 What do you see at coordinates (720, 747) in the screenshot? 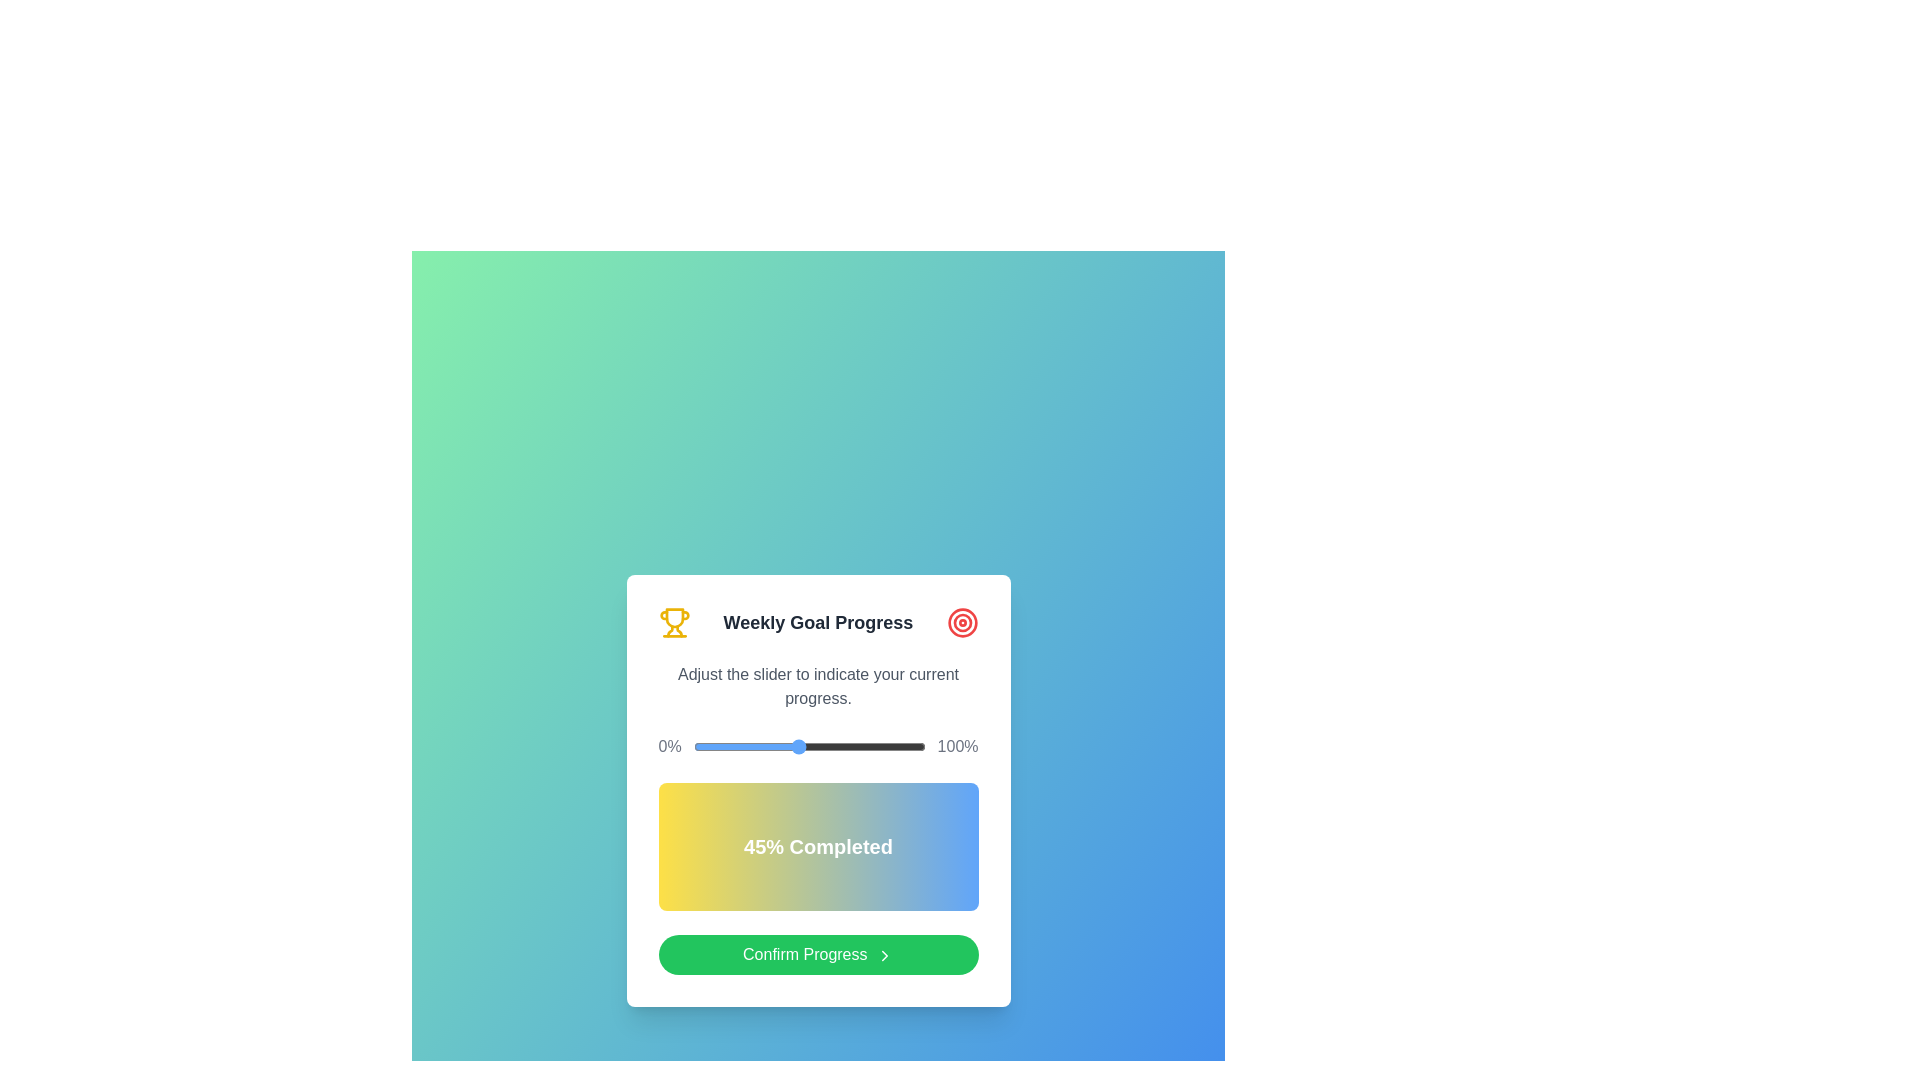
I see `the slider to set the progress percentage to 12` at bounding box center [720, 747].